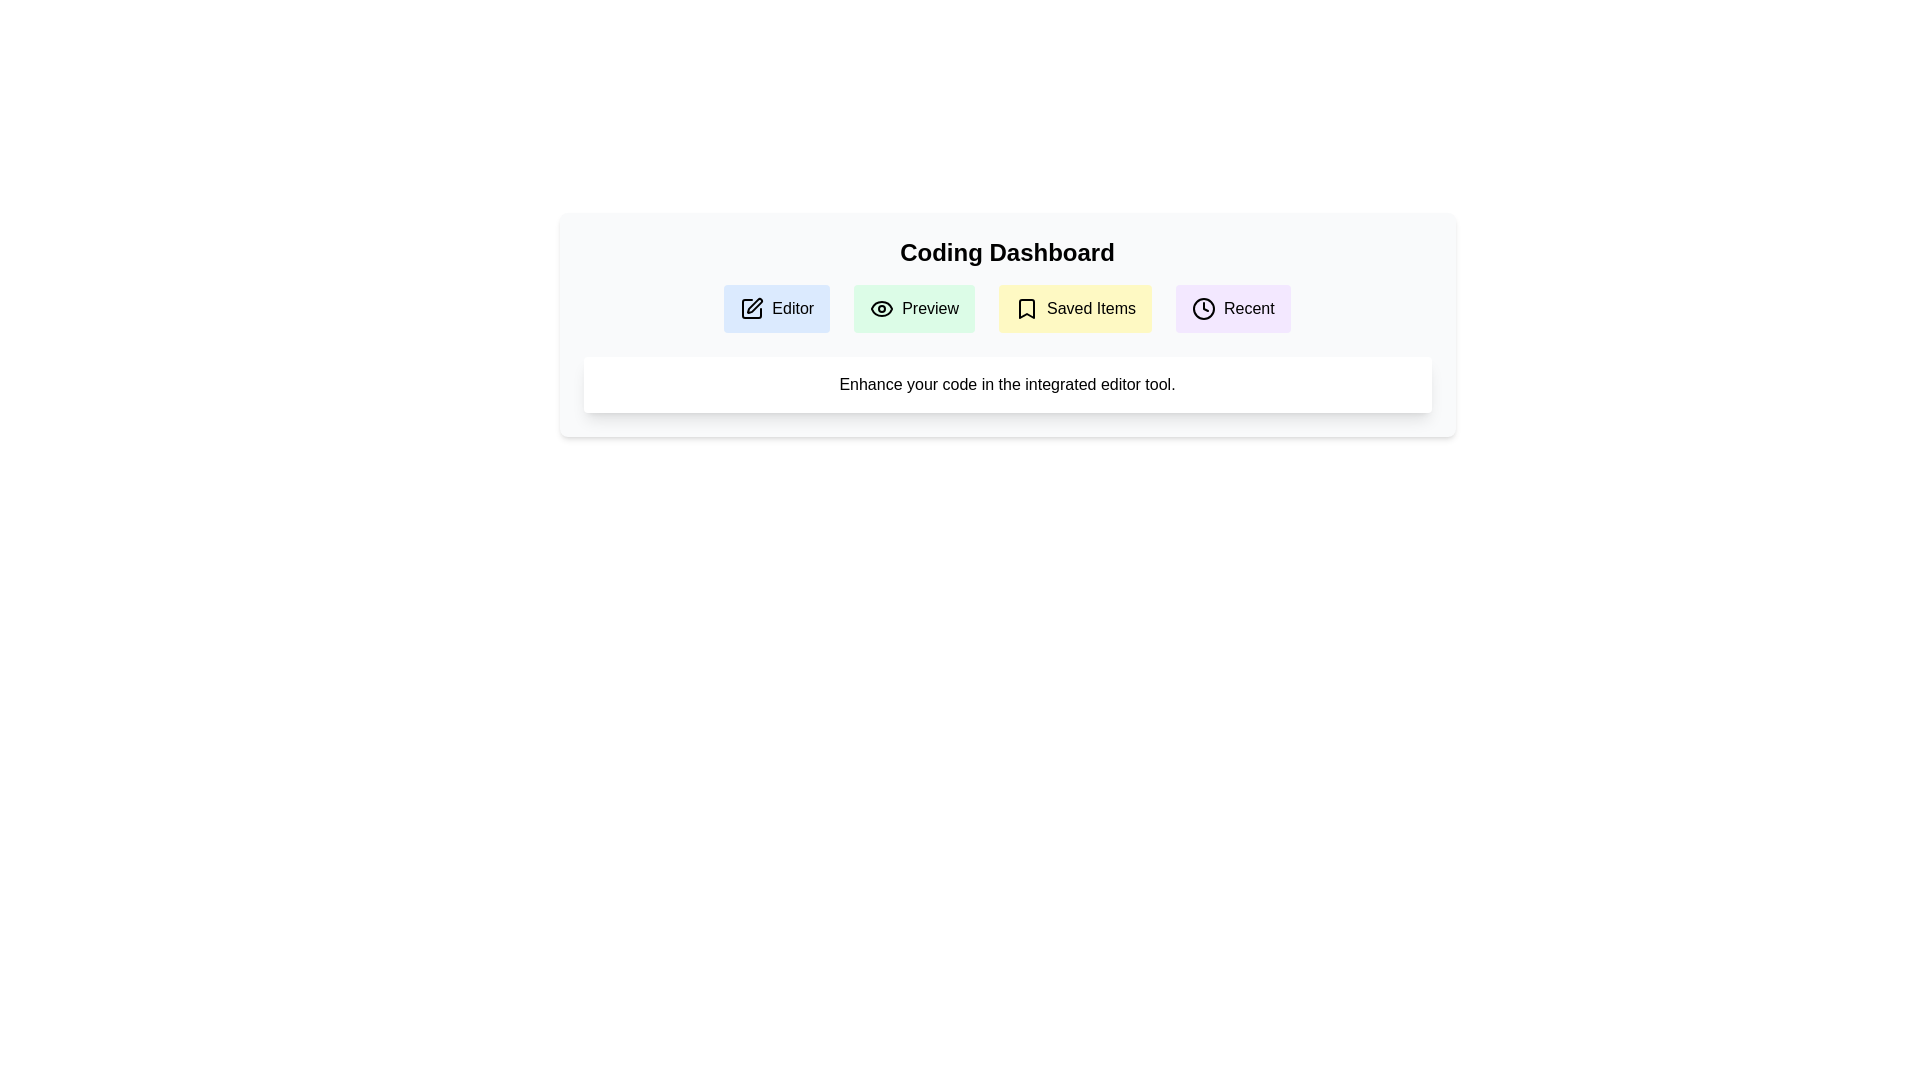  I want to click on the pen tip graphic element within the SVG icon, so click(754, 305).